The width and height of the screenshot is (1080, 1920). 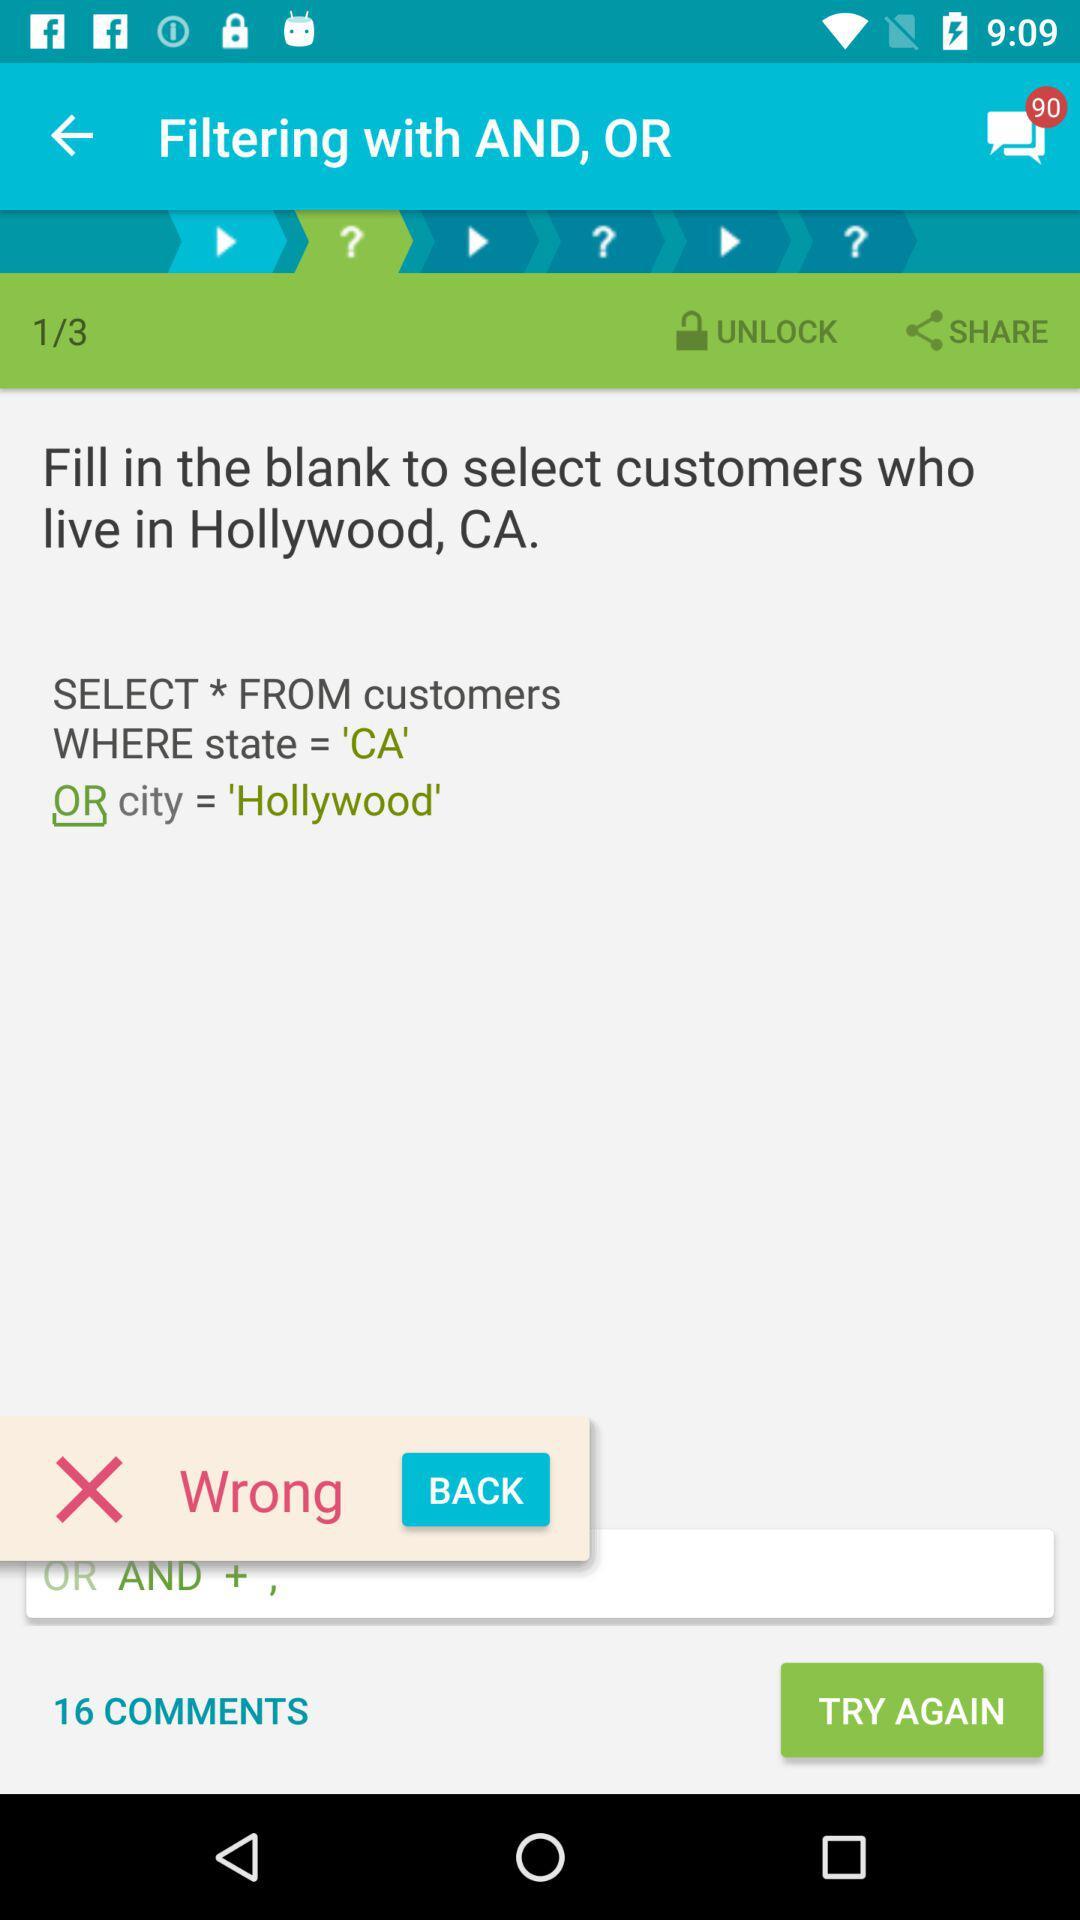 I want to click on the item above the share icon, so click(x=1017, y=135).